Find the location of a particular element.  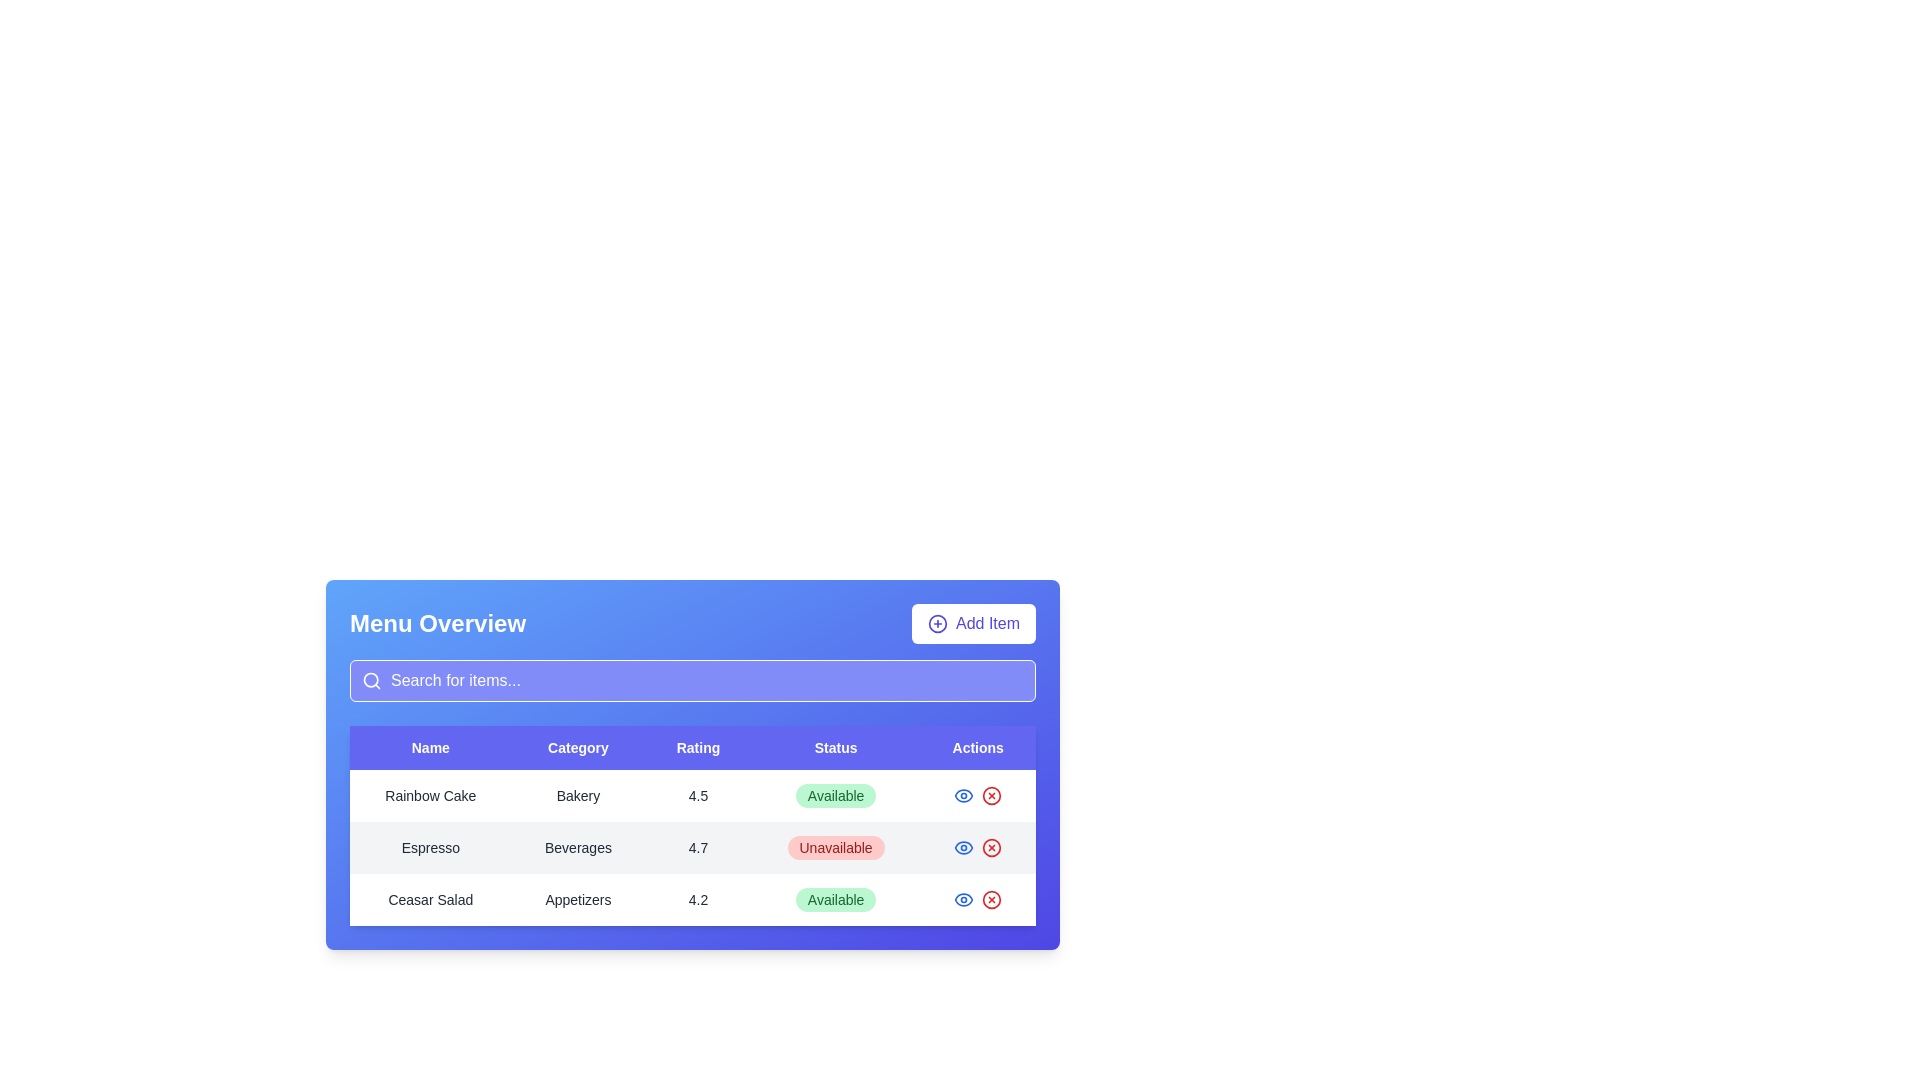

the 'Unavailable' status label for the 'Espresso' row in the status column of the table is located at coordinates (836, 848).